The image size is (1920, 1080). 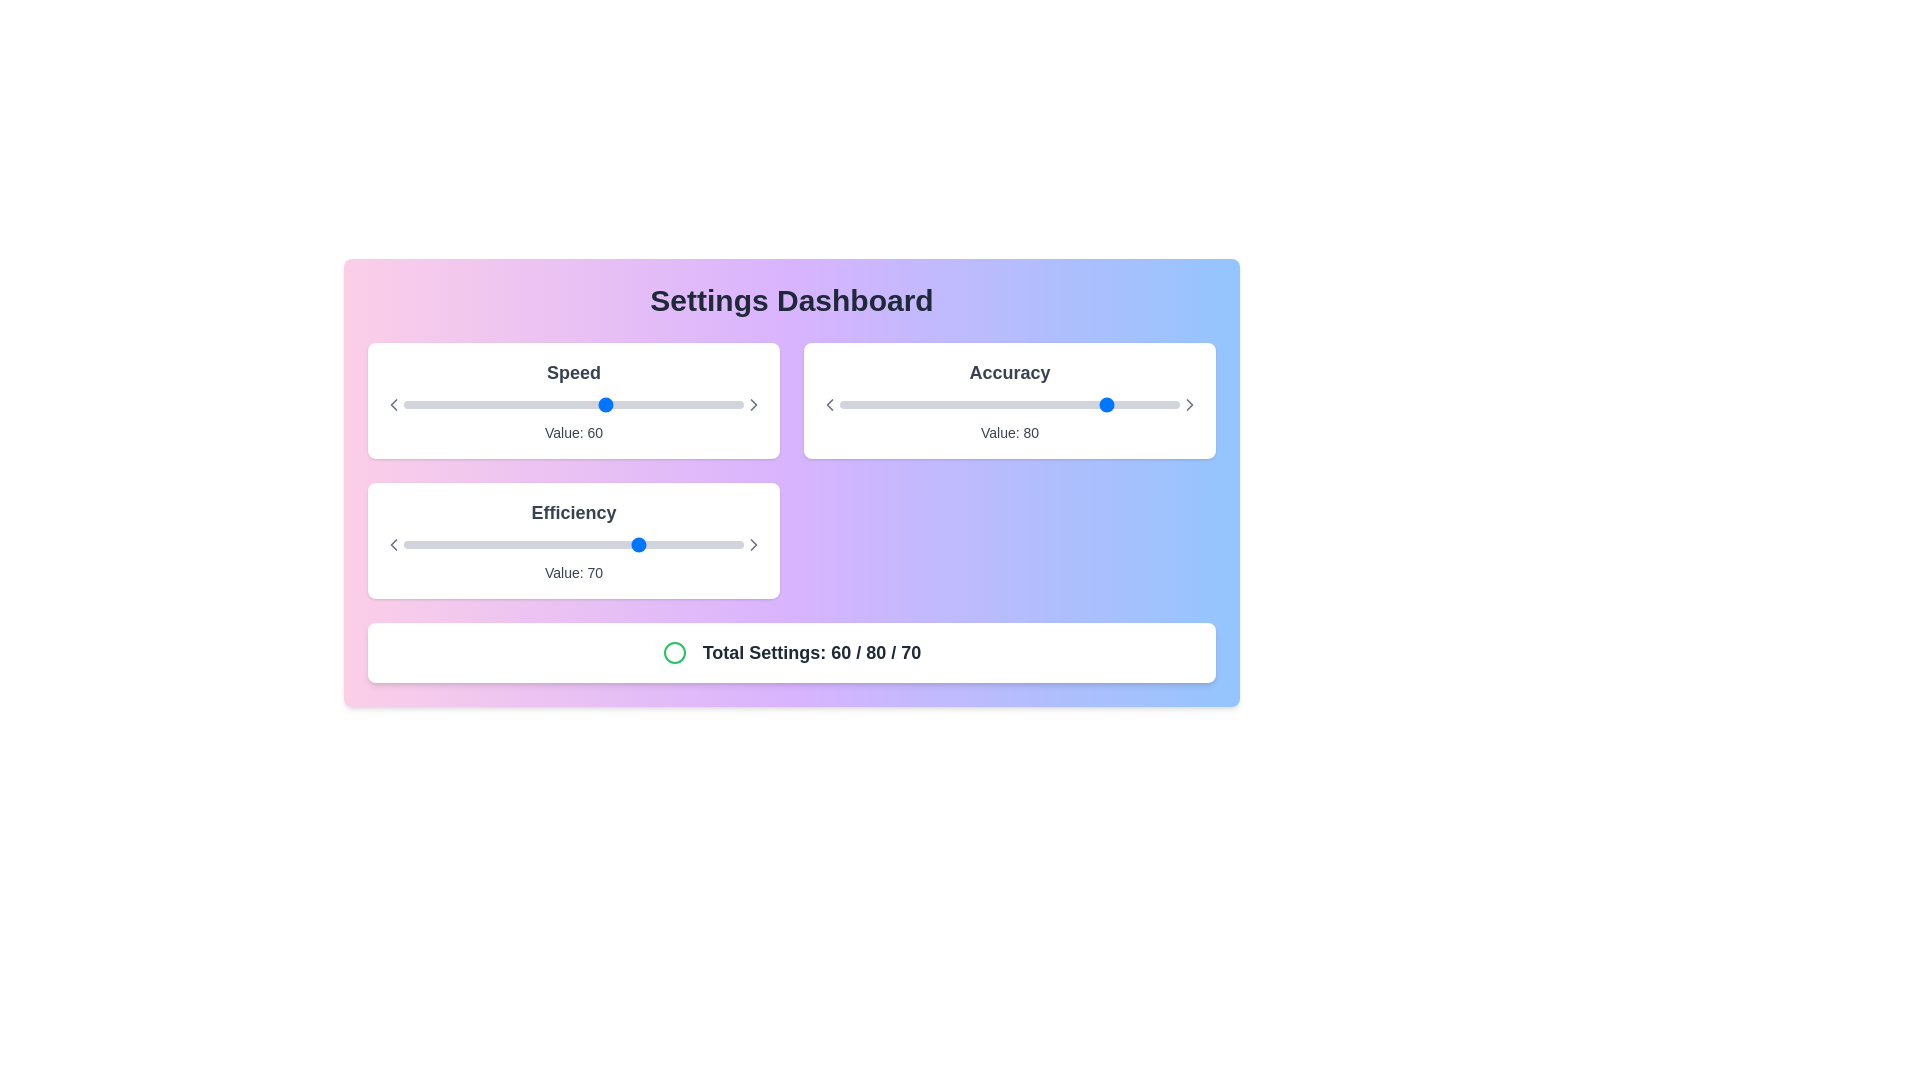 I want to click on the accuracy slider, so click(x=999, y=405).